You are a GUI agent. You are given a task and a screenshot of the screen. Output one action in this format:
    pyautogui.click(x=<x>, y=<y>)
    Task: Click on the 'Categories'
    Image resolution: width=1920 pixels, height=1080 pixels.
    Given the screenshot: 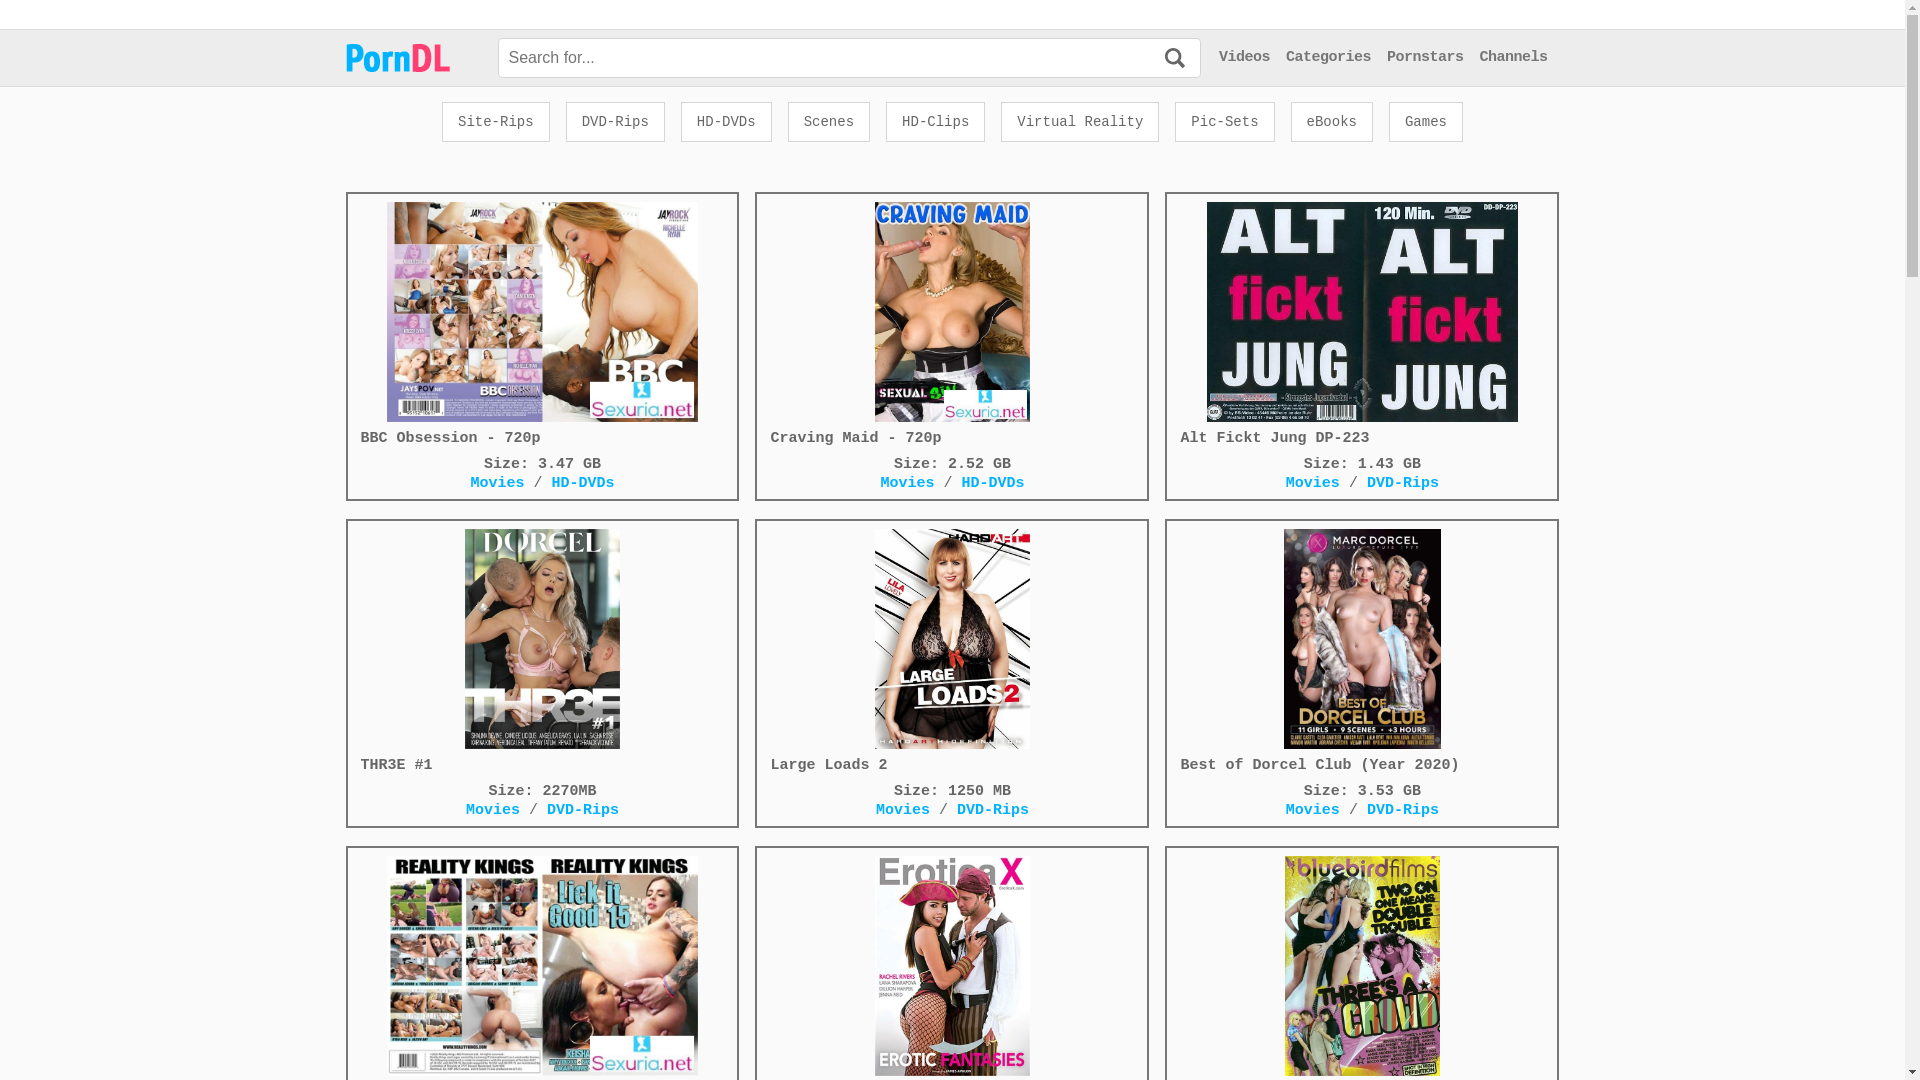 What is the action you would take?
    pyautogui.click(x=1286, y=56)
    